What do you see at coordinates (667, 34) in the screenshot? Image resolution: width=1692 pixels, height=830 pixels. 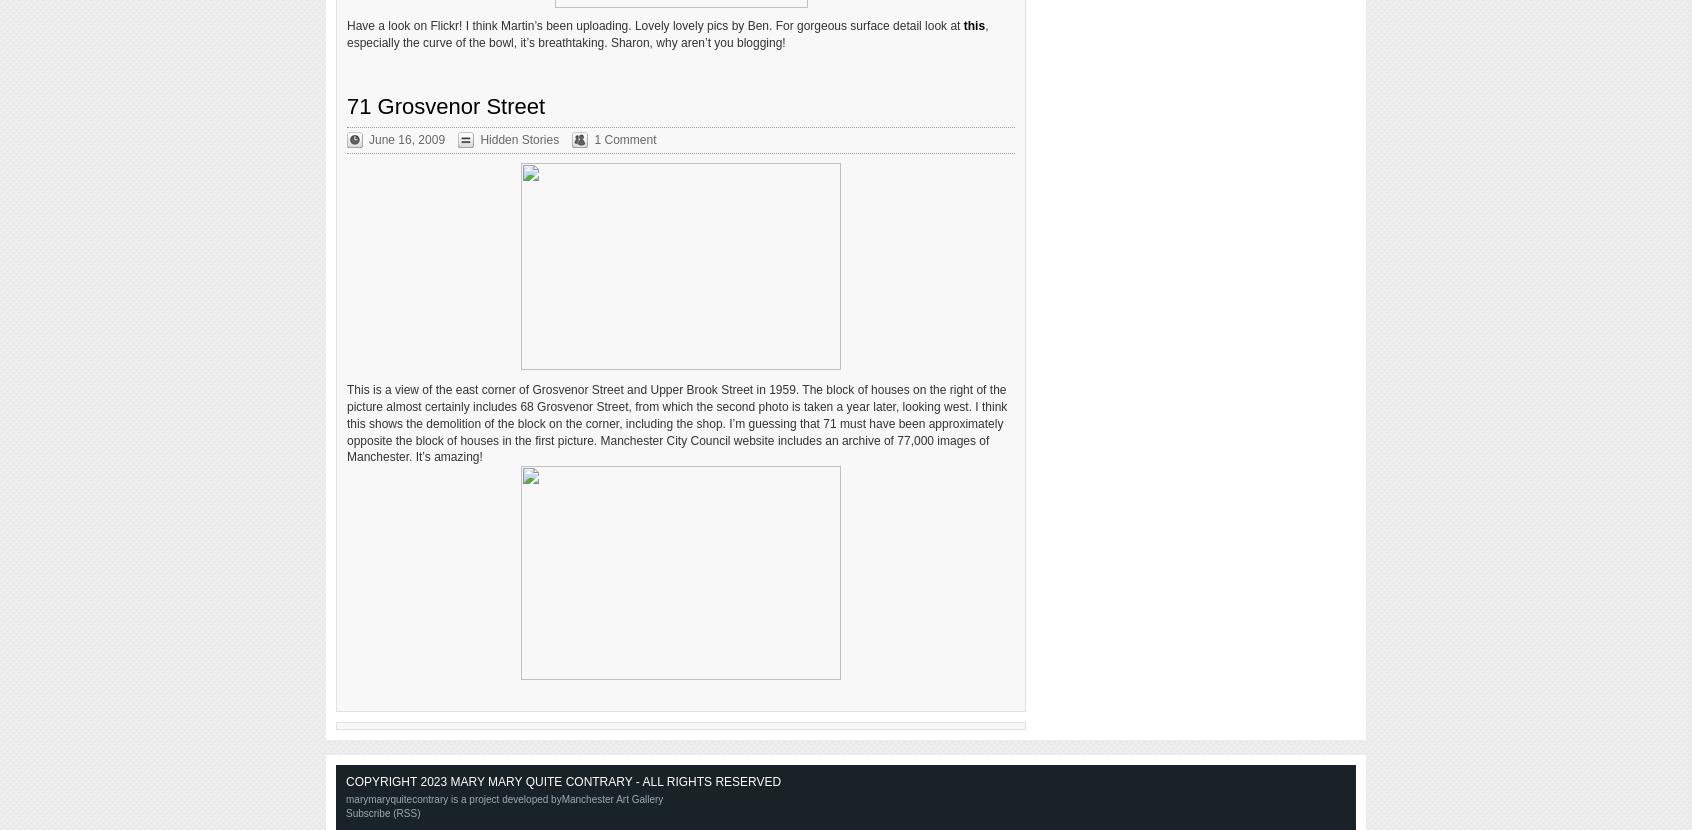 I see `', especially the curve of the bowl, it’s breathtaking. Sharon, why aren’t you blogging!'` at bounding box center [667, 34].